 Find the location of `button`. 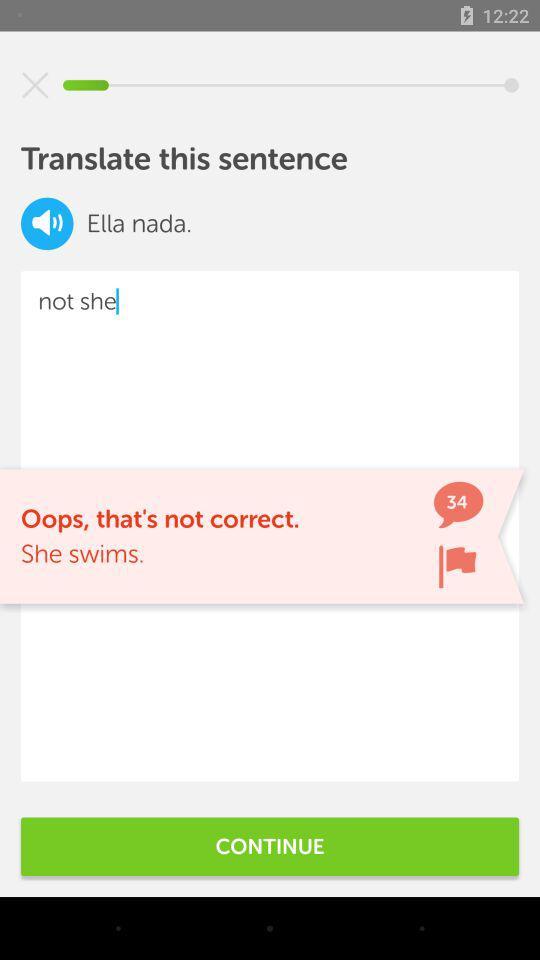

button is located at coordinates (35, 85).